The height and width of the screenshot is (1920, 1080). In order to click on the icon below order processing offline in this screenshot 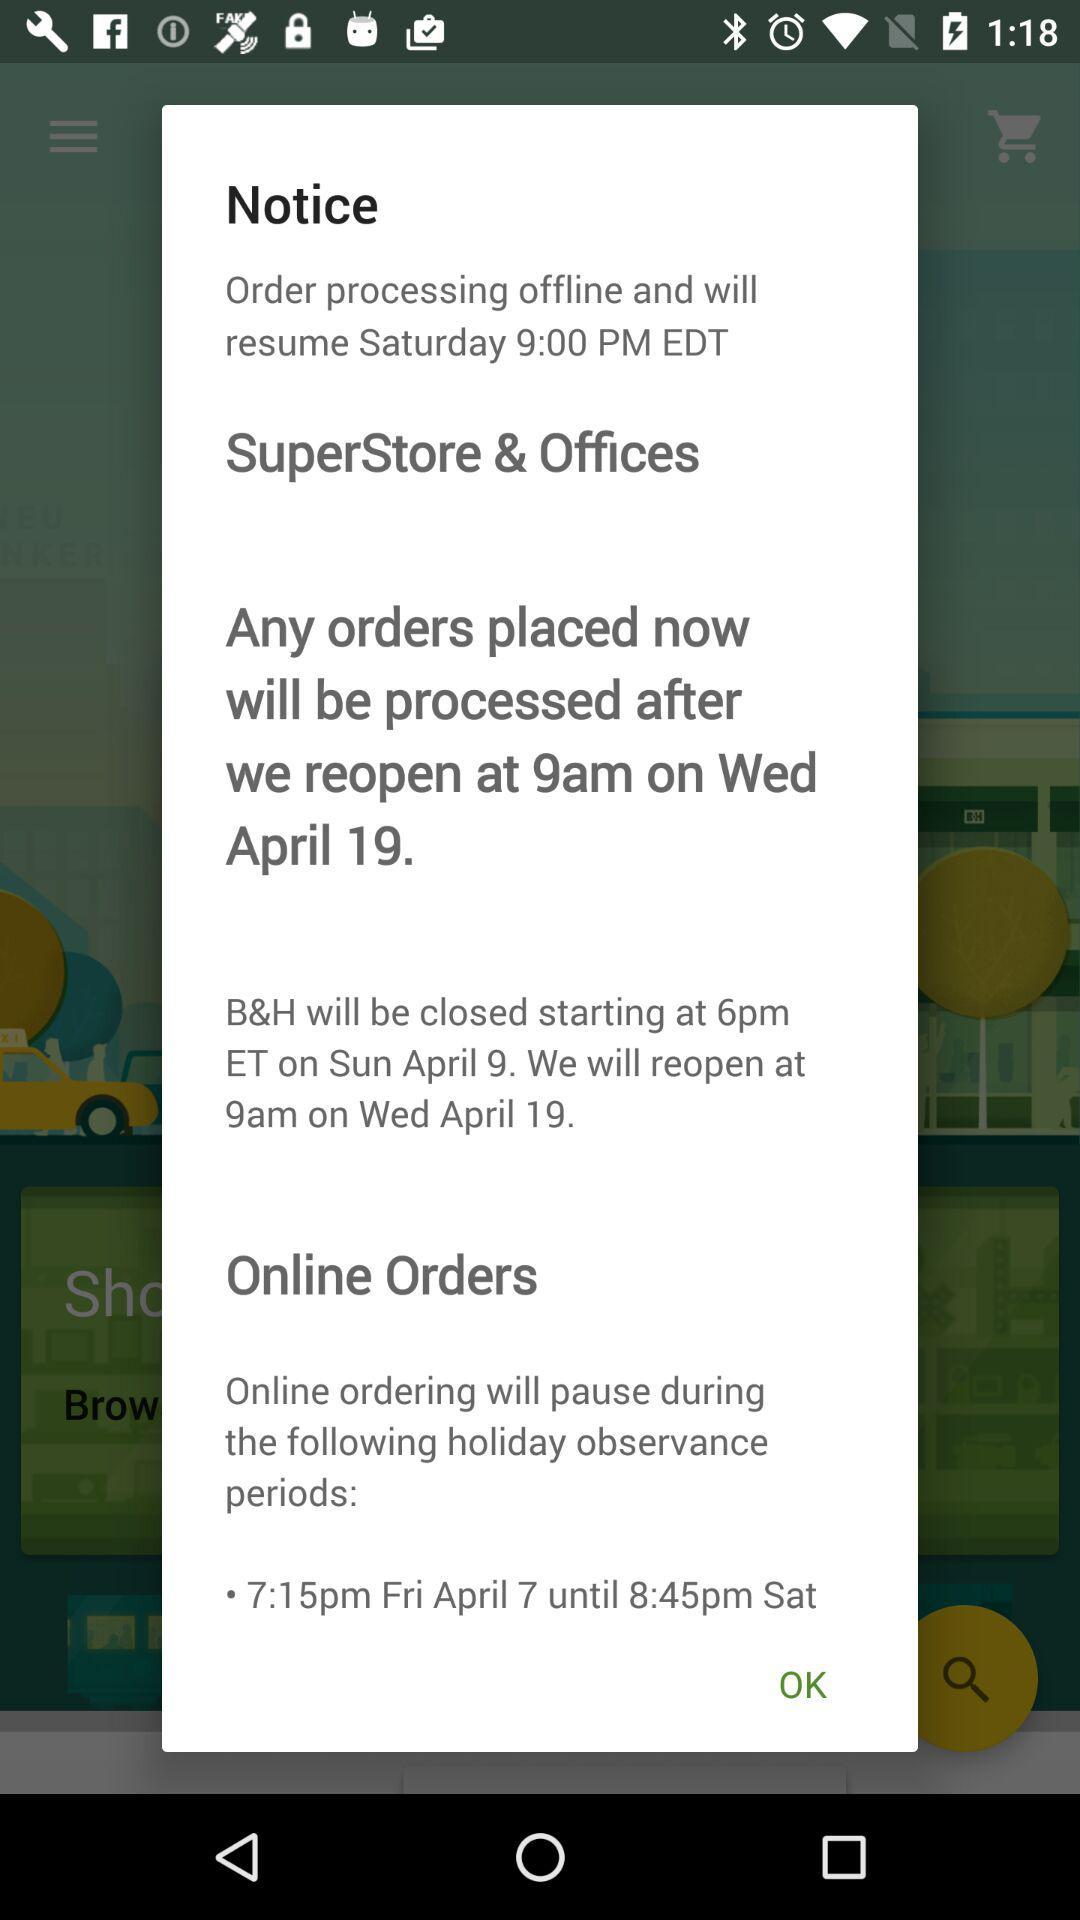, I will do `click(801, 1682)`.